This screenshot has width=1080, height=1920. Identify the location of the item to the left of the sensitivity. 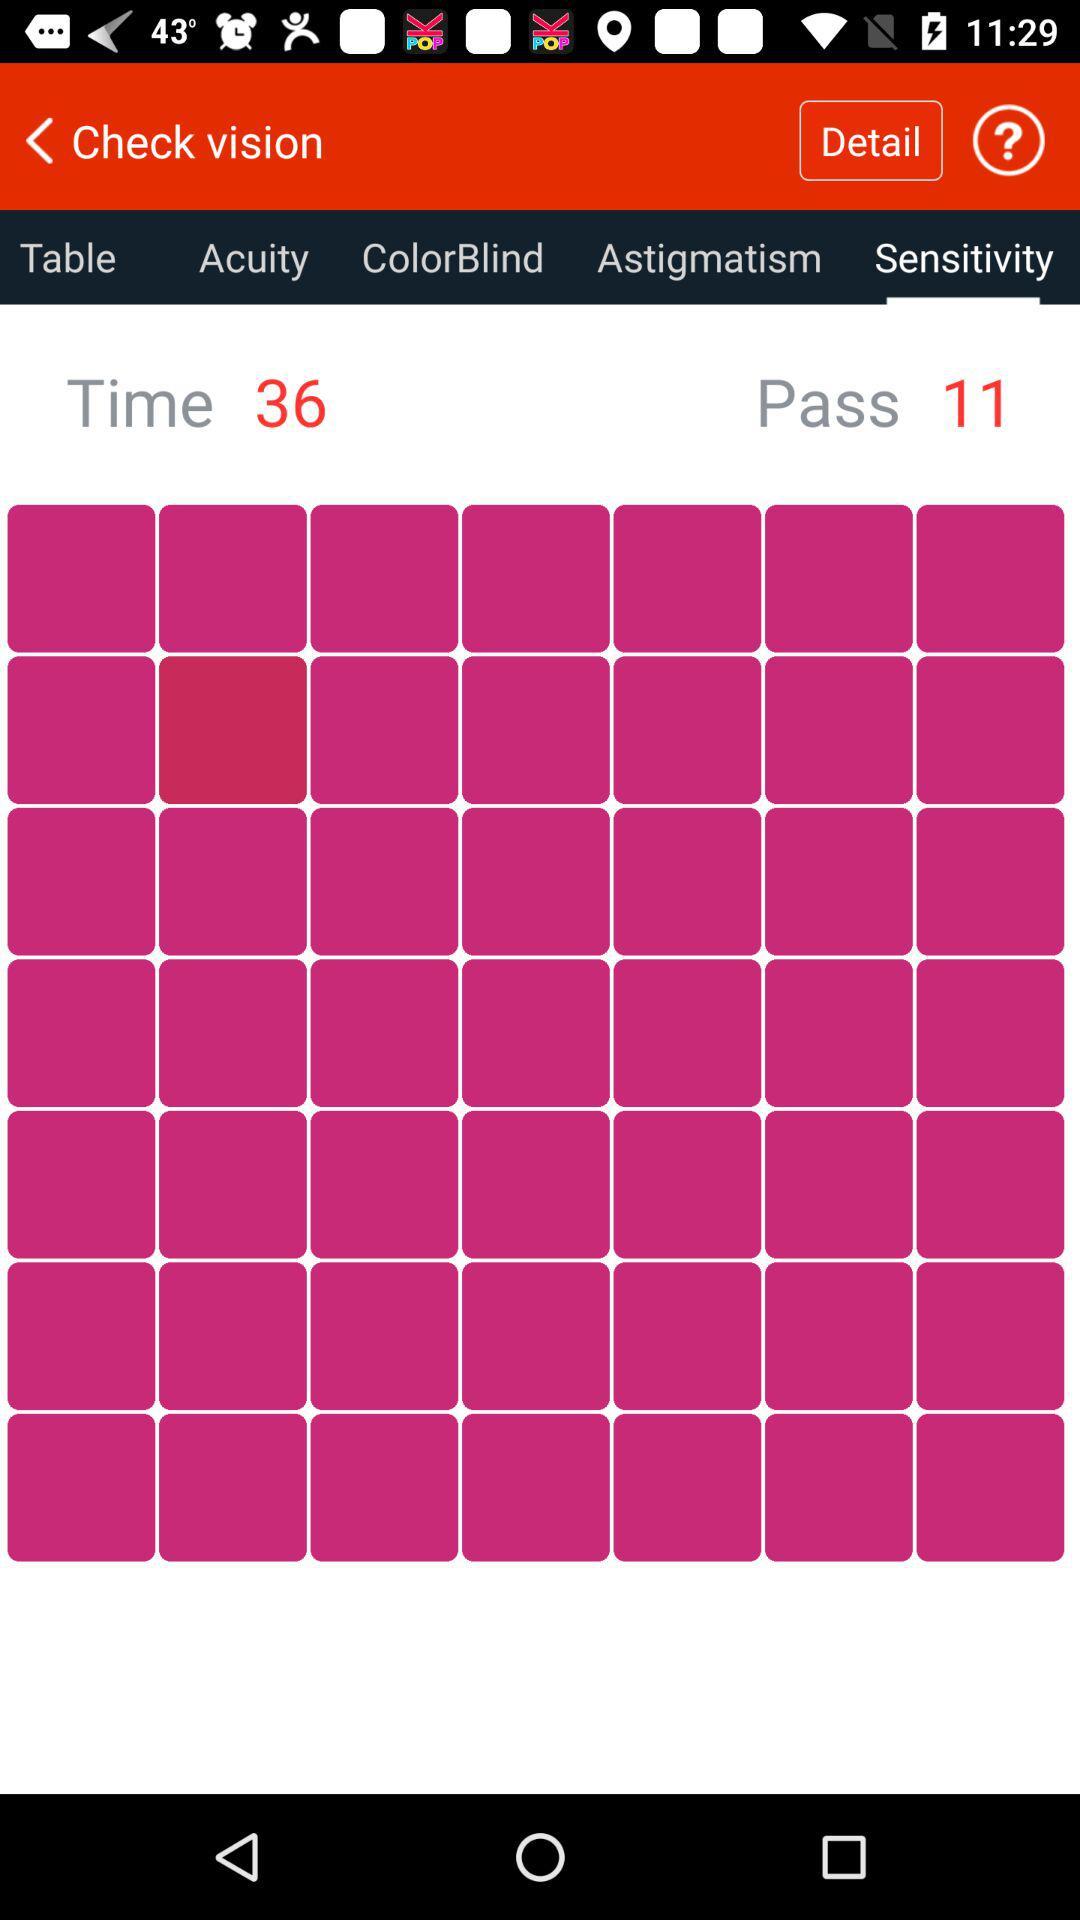
(708, 256).